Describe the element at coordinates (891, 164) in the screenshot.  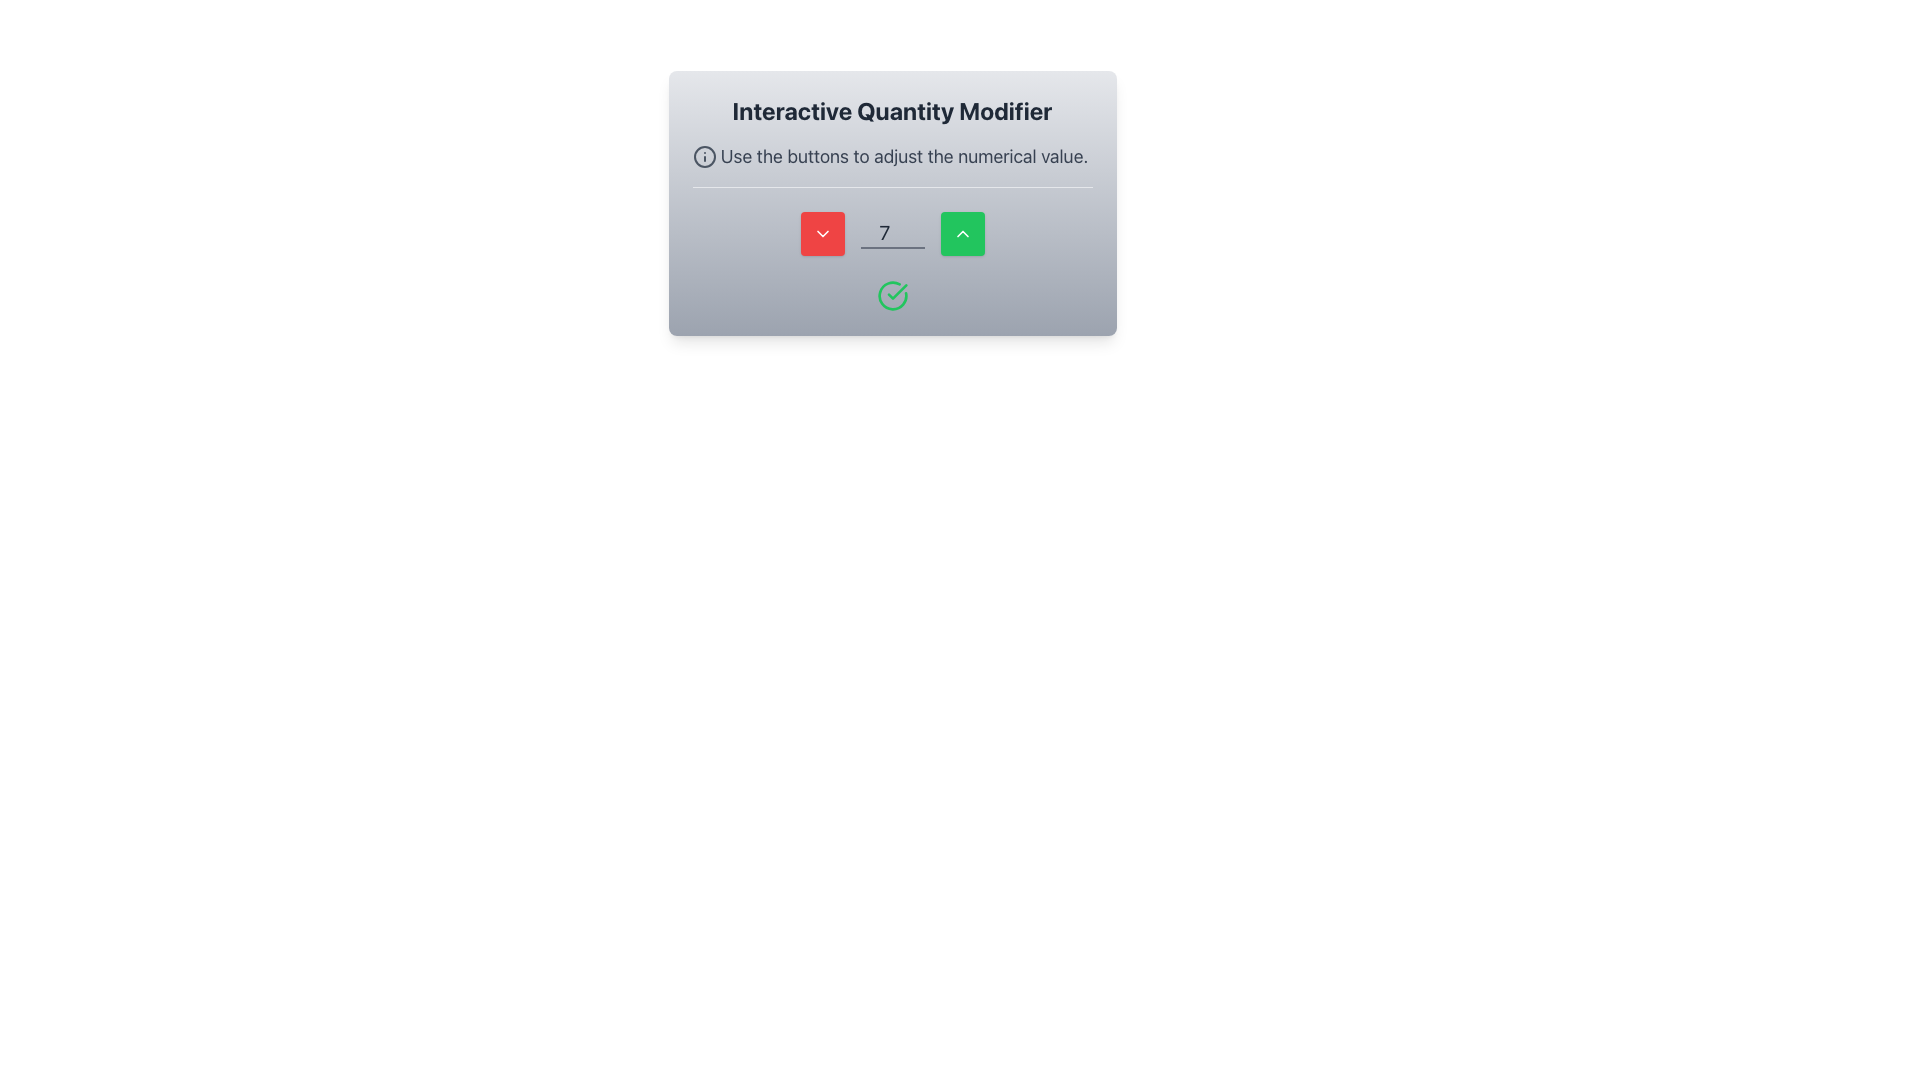
I see `the text block that contains the message 'Use the buttons to adjust the numerical value.' which is styled in medium-sized gray text and is positioned below the title 'Interactive Quantity Modifier'` at that location.